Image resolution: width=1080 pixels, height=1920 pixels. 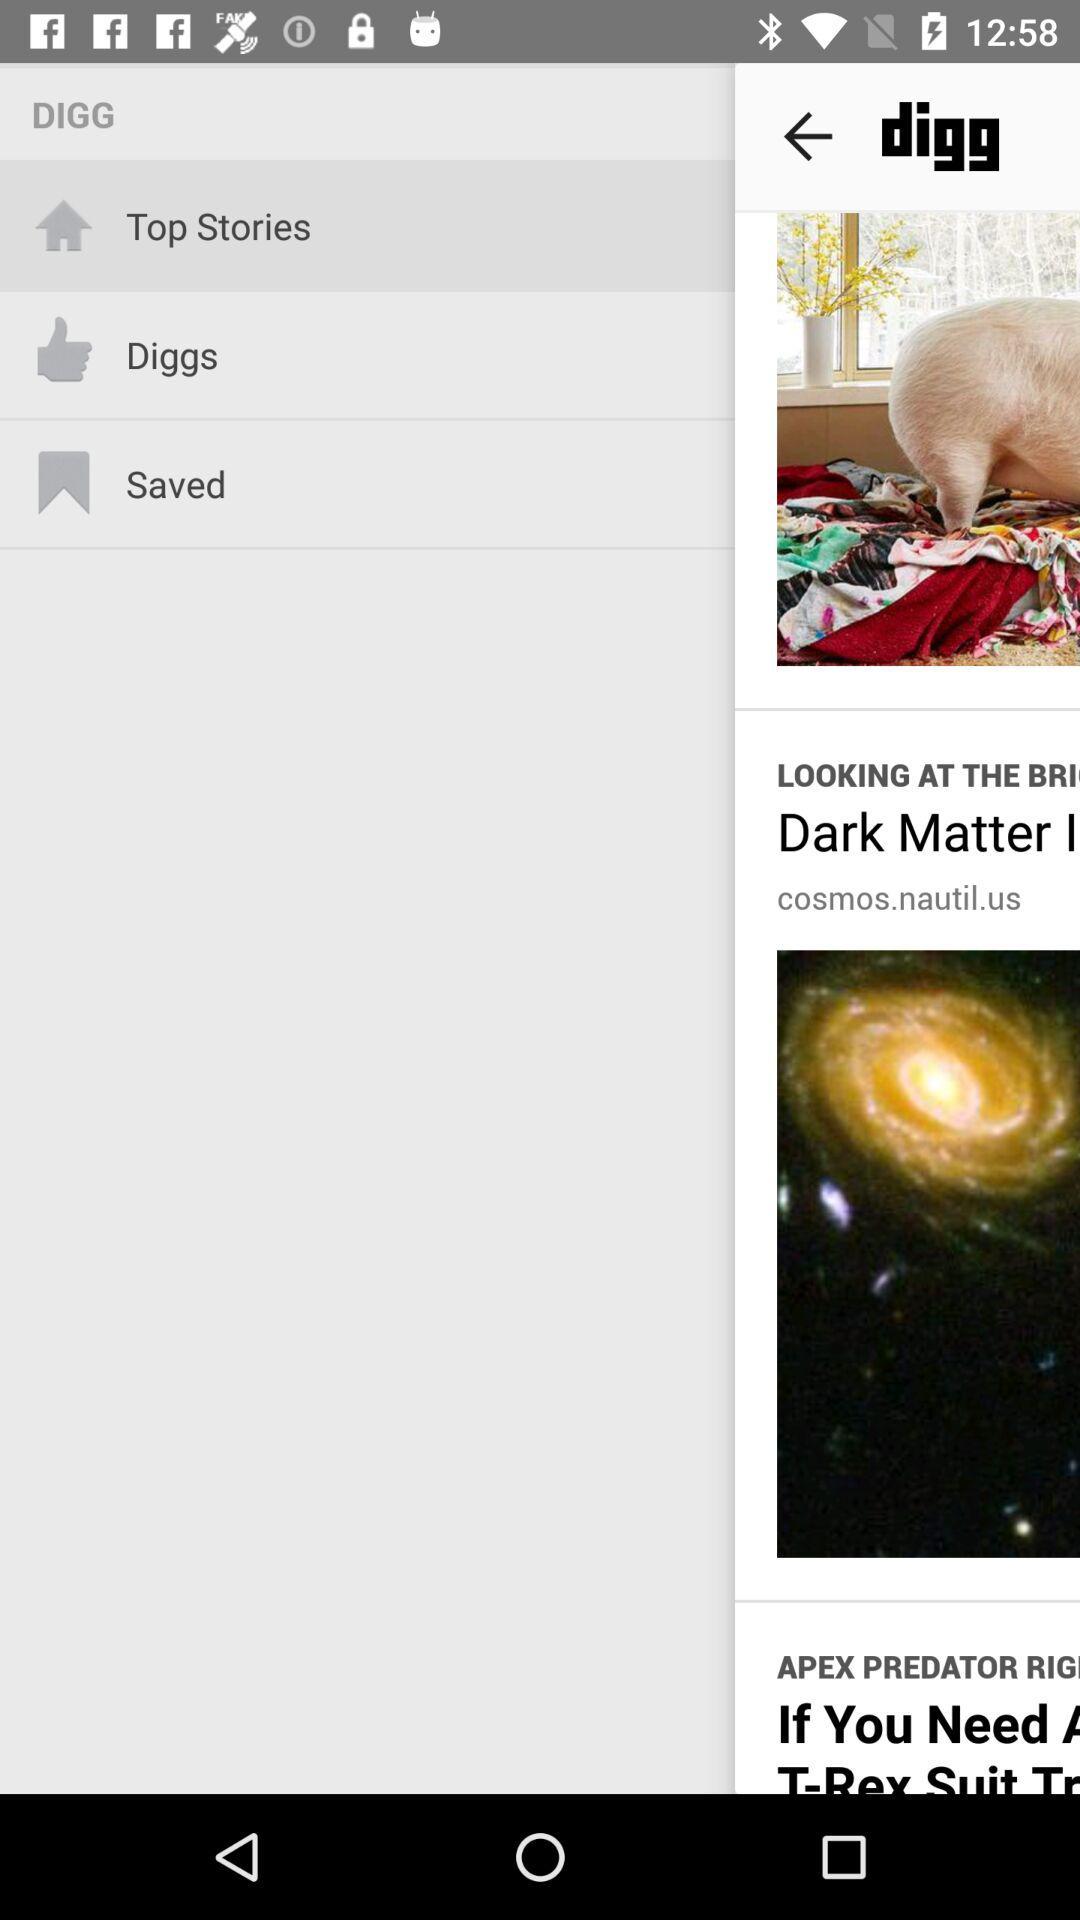 I want to click on icon above if you need, so click(x=928, y=1666).